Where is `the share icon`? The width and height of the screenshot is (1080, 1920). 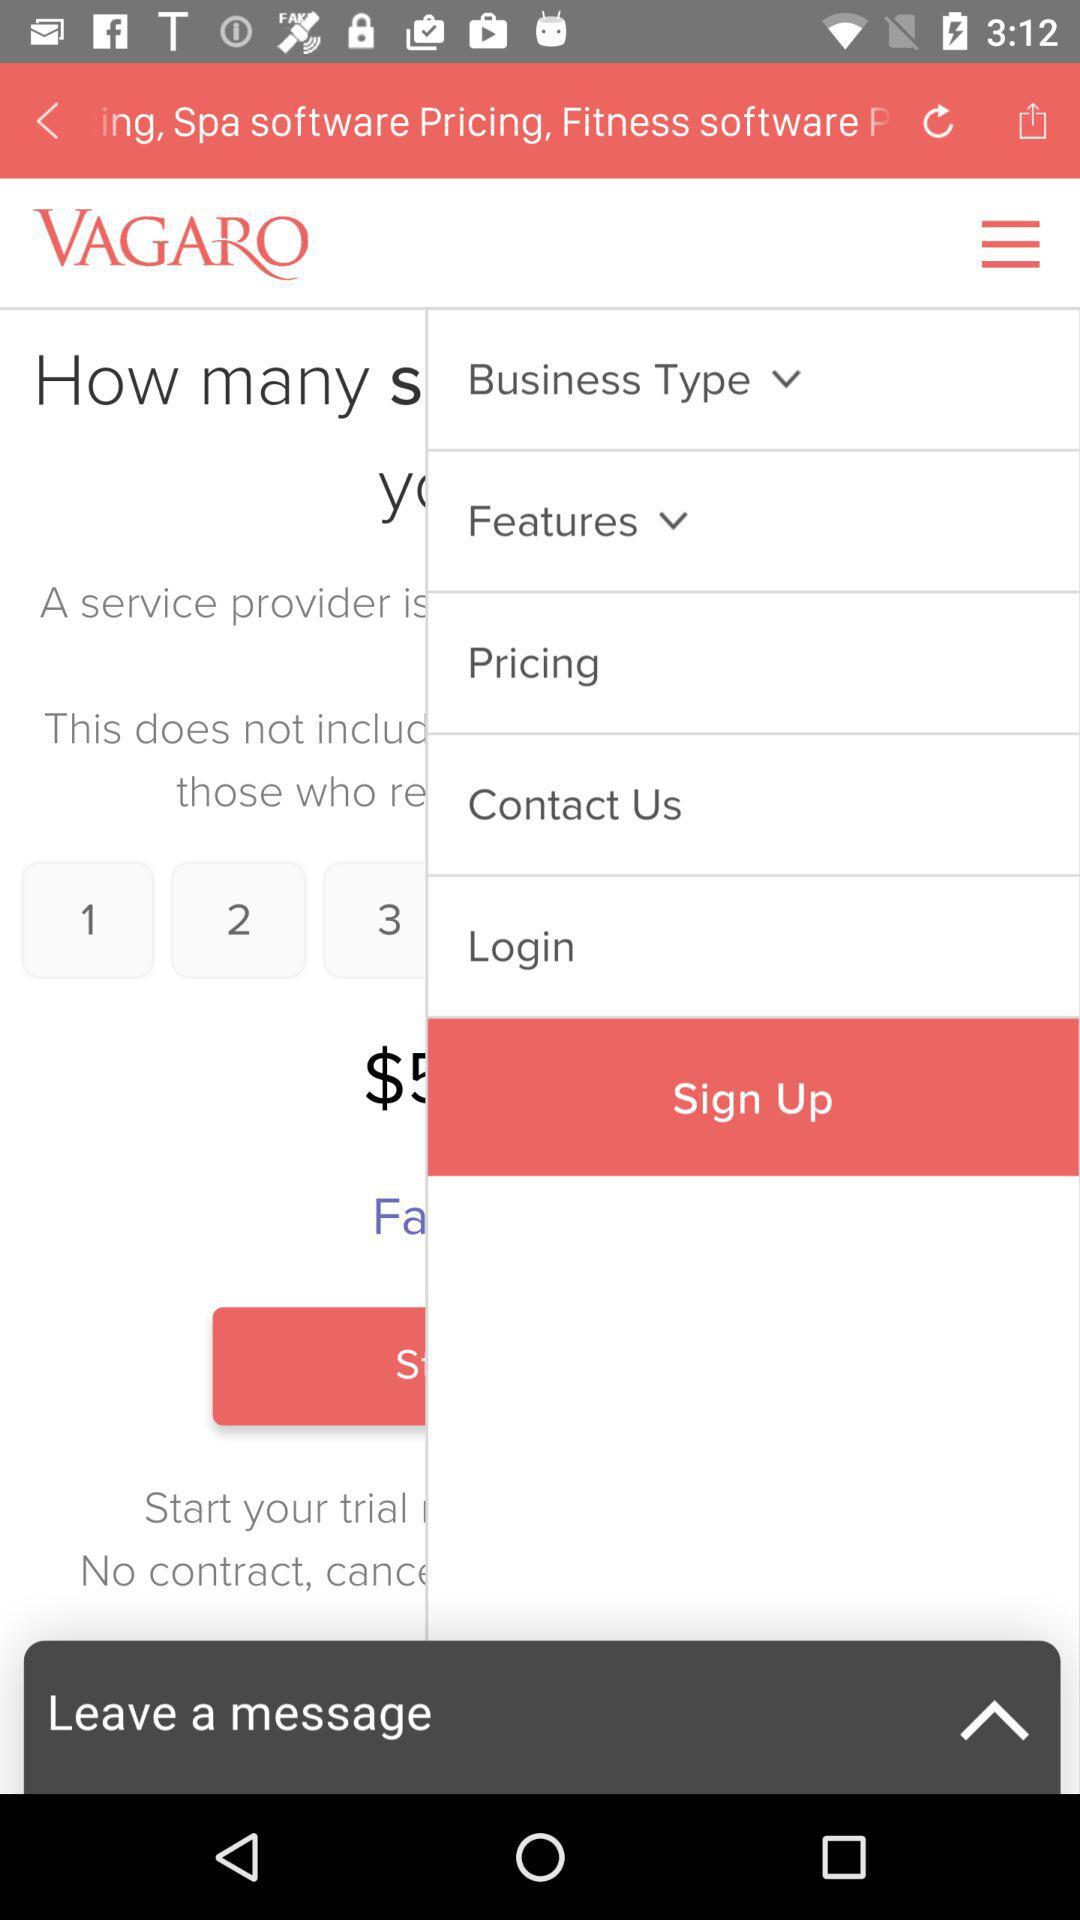
the share icon is located at coordinates (1032, 119).